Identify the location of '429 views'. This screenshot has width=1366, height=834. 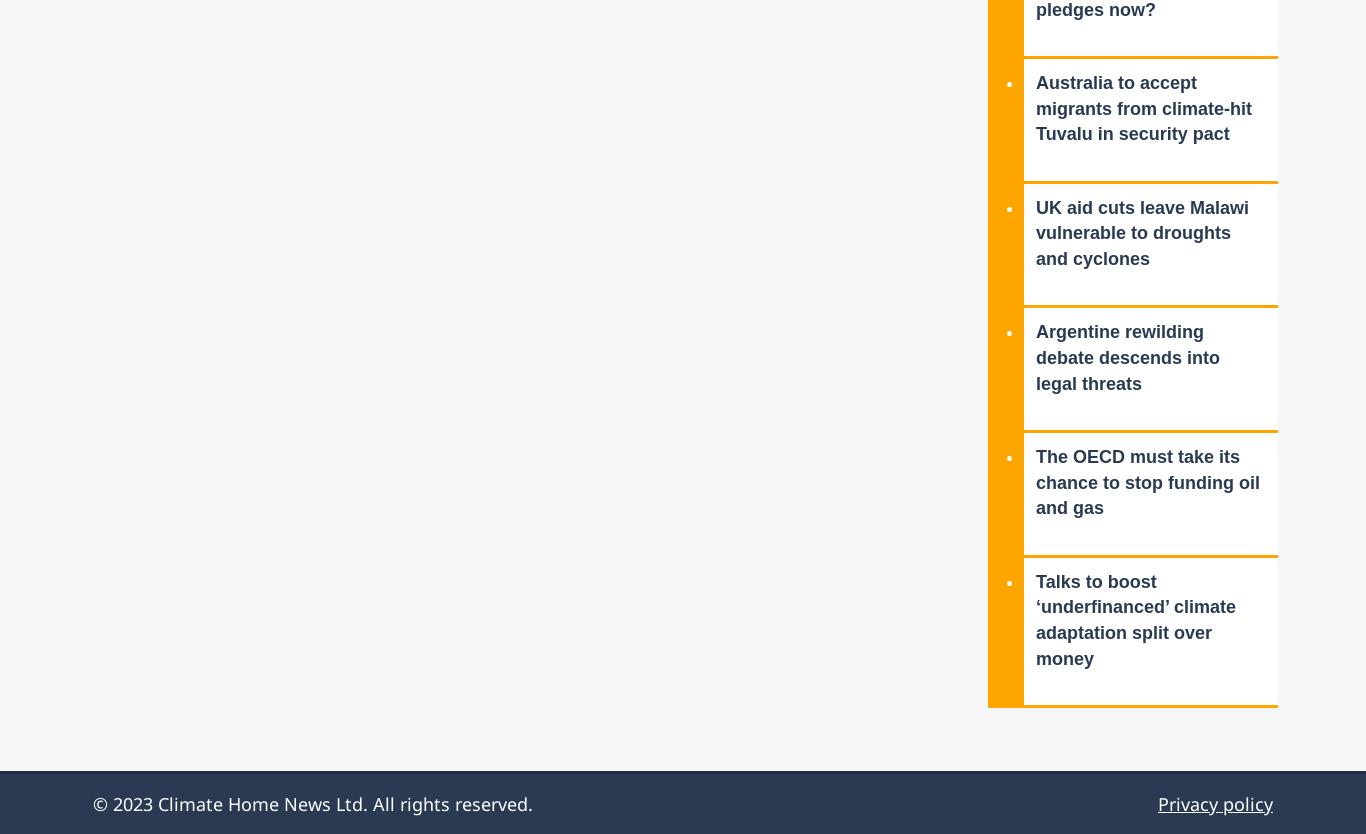
(1034, 33).